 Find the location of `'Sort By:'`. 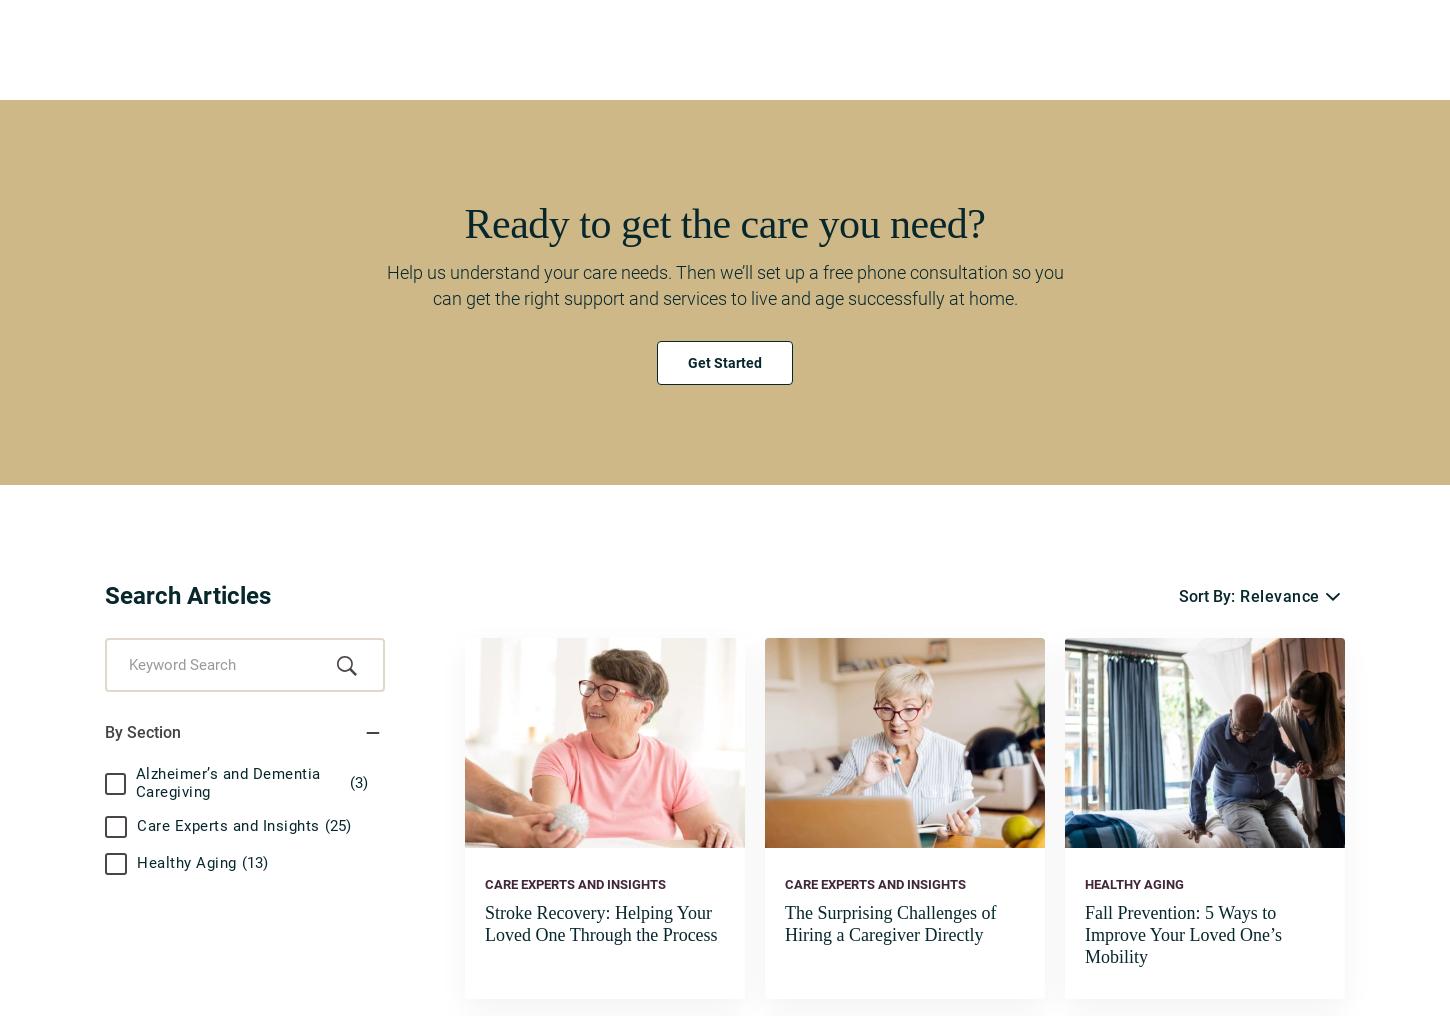

'Sort By:' is located at coordinates (1205, 596).